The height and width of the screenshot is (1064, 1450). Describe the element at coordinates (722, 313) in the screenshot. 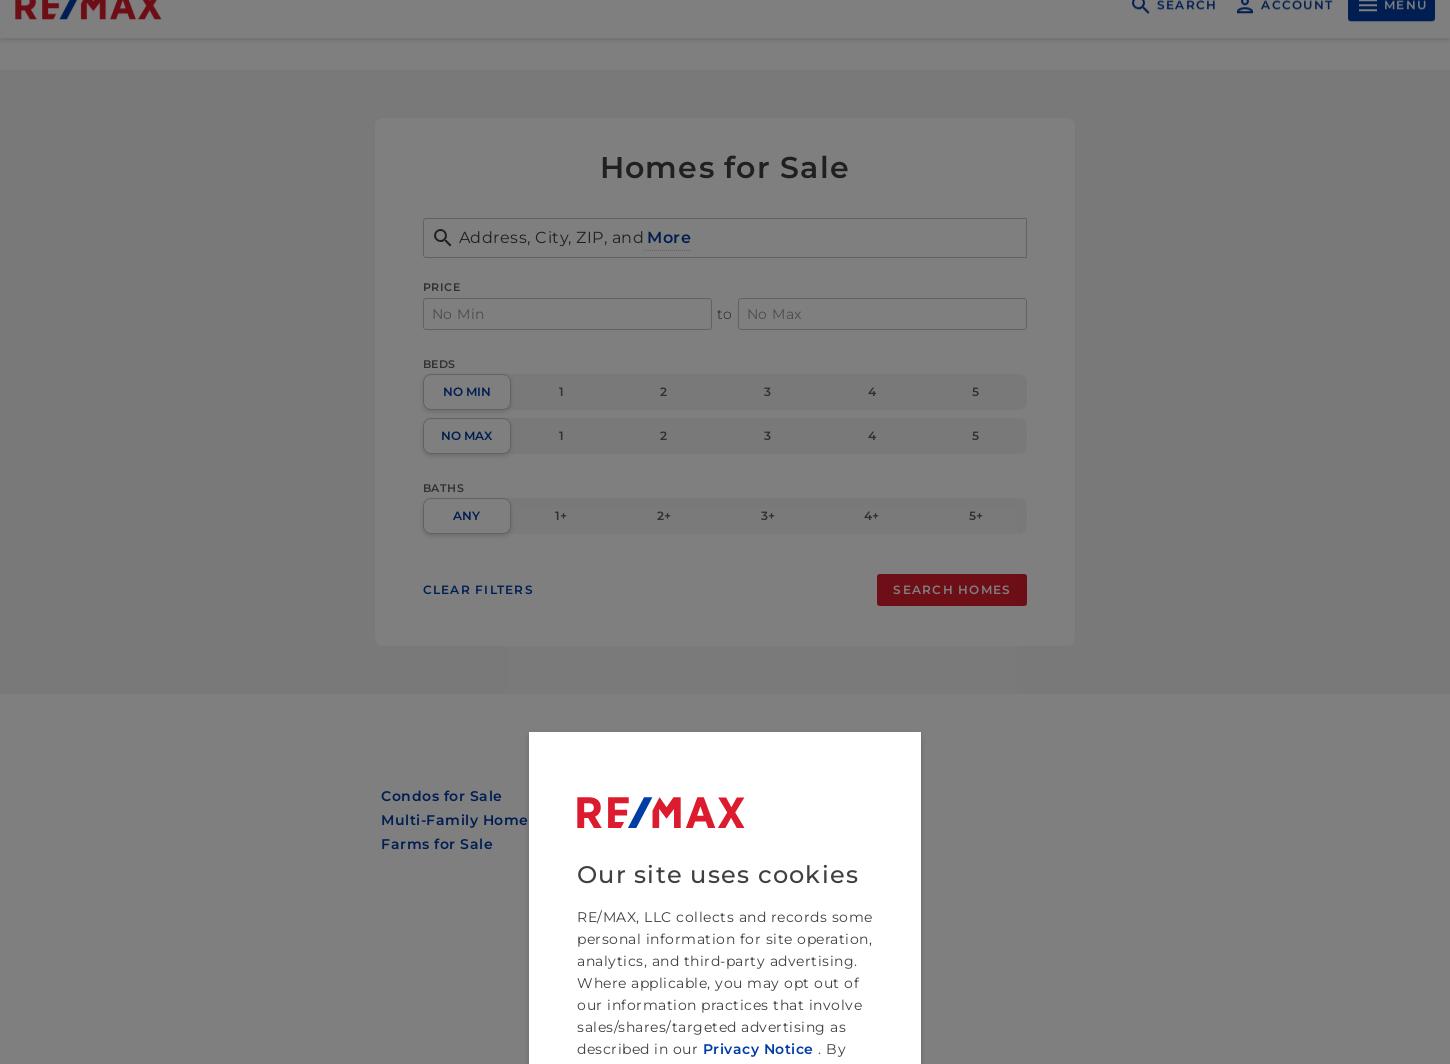

I see `'to'` at that location.